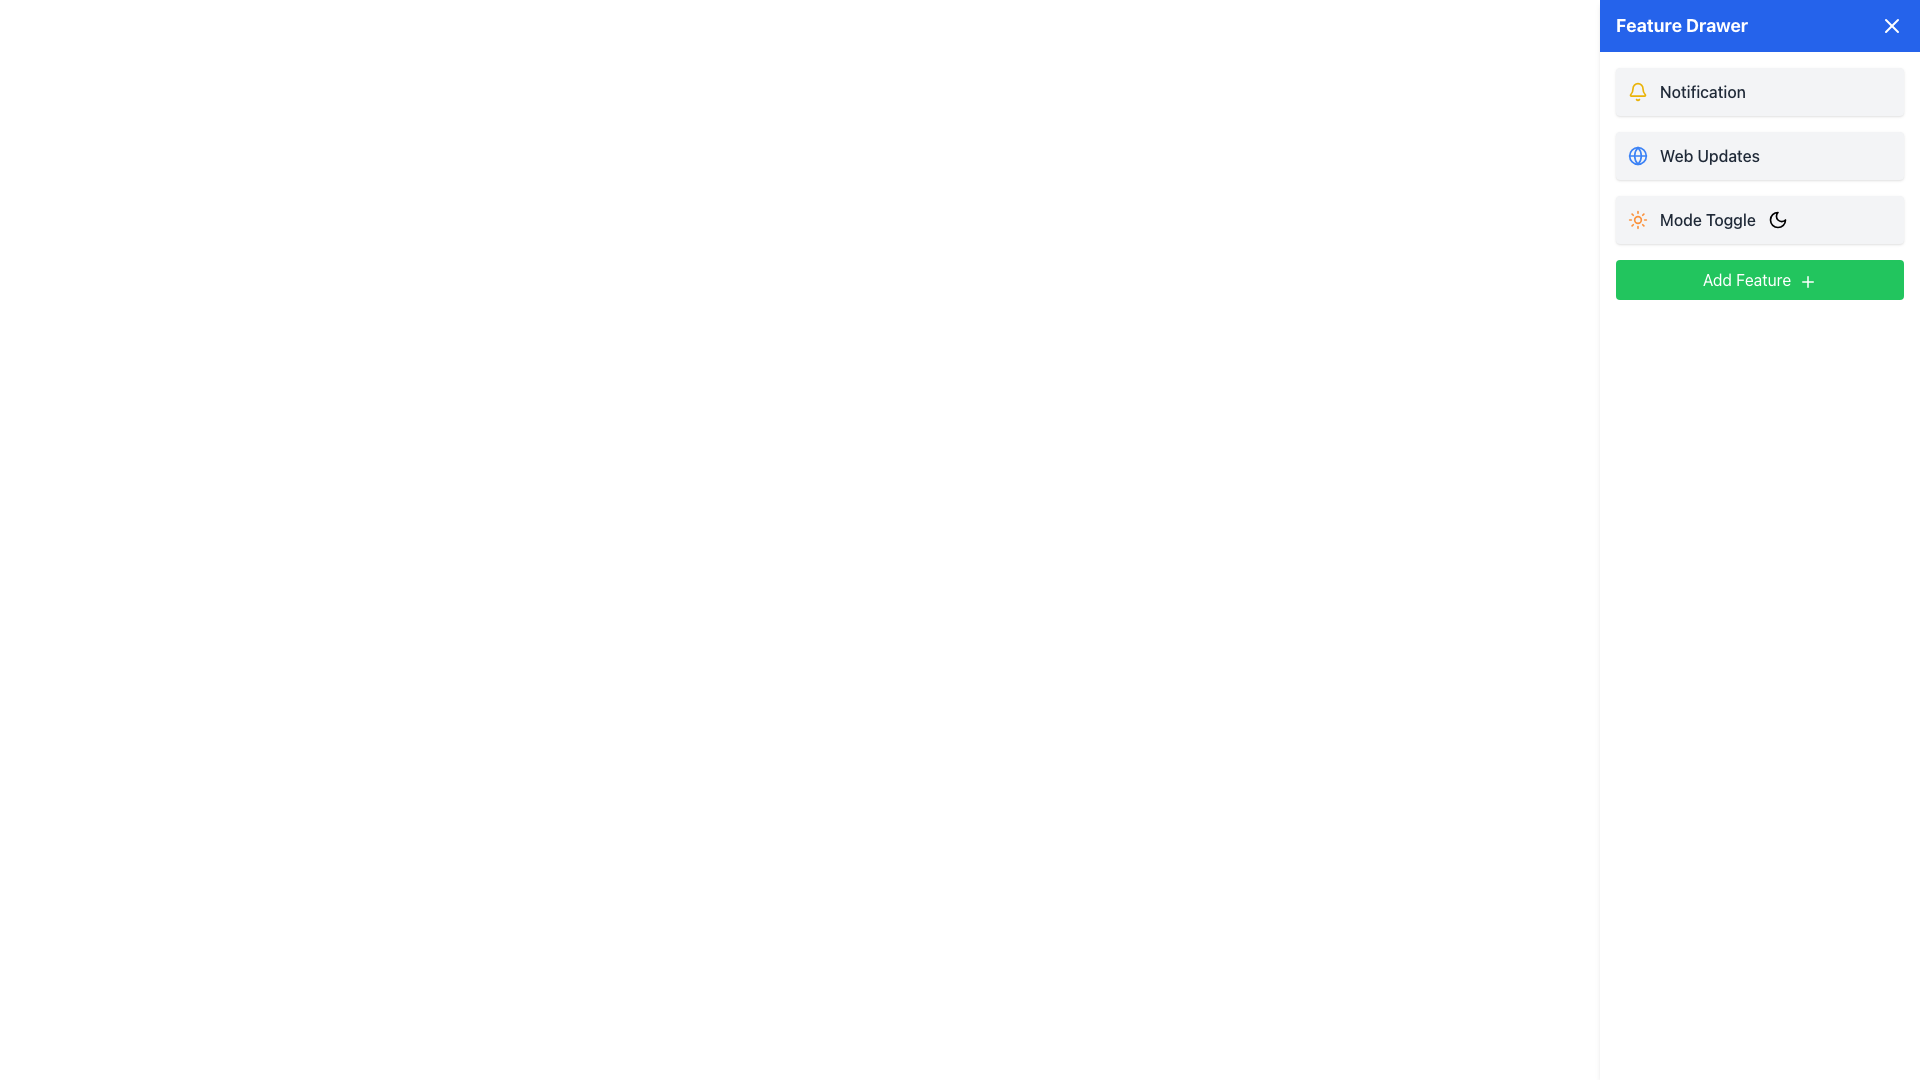  What do you see at coordinates (1637, 92) in the screenshot?
I see `the bell notification icon positioned to the left of the 'Notification' text` at bounding box center [1637, 92].